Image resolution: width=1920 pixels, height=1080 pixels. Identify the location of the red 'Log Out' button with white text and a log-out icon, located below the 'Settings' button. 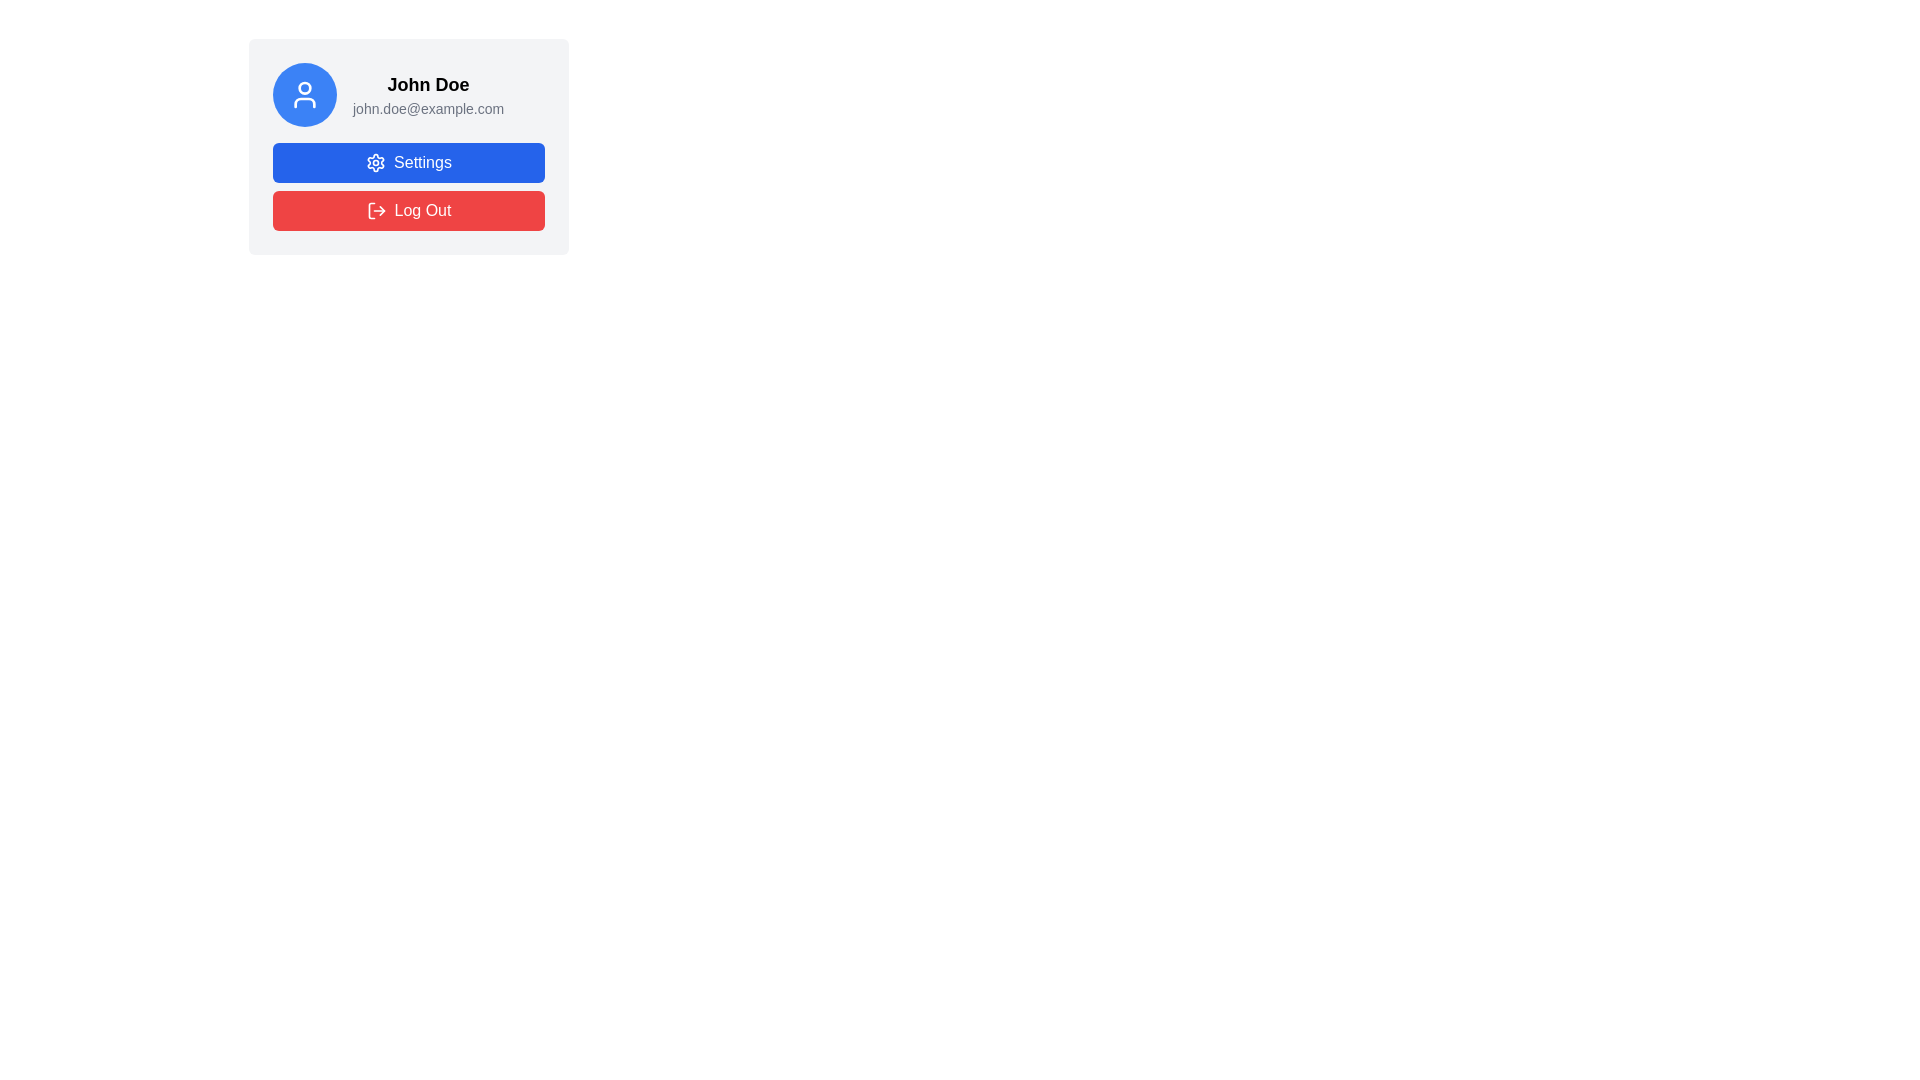
(407, 211).